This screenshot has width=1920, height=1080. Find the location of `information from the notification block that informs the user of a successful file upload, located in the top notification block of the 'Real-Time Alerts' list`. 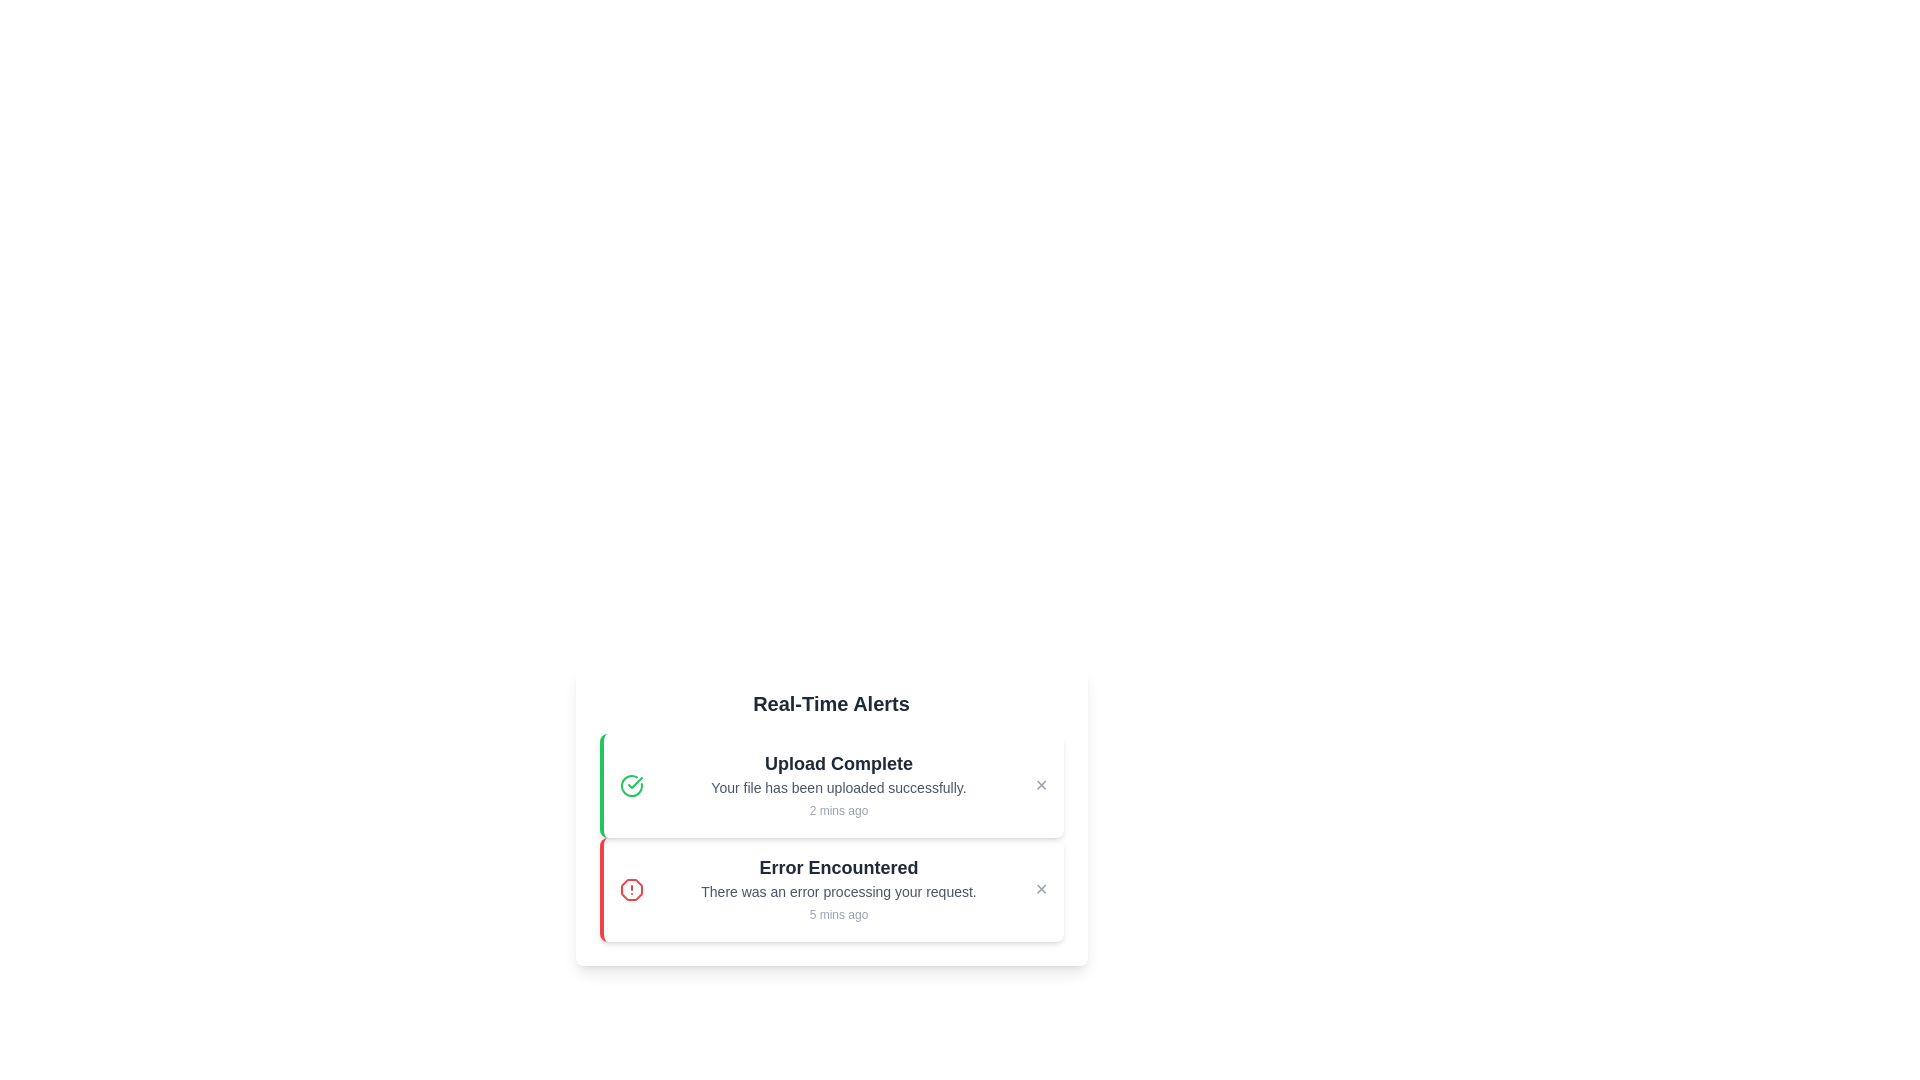

information from the notification block that informs the user of a successful file upload, located in the top notification block of the 'Real-Time Alerts' list is located at coordinates (839, 785).